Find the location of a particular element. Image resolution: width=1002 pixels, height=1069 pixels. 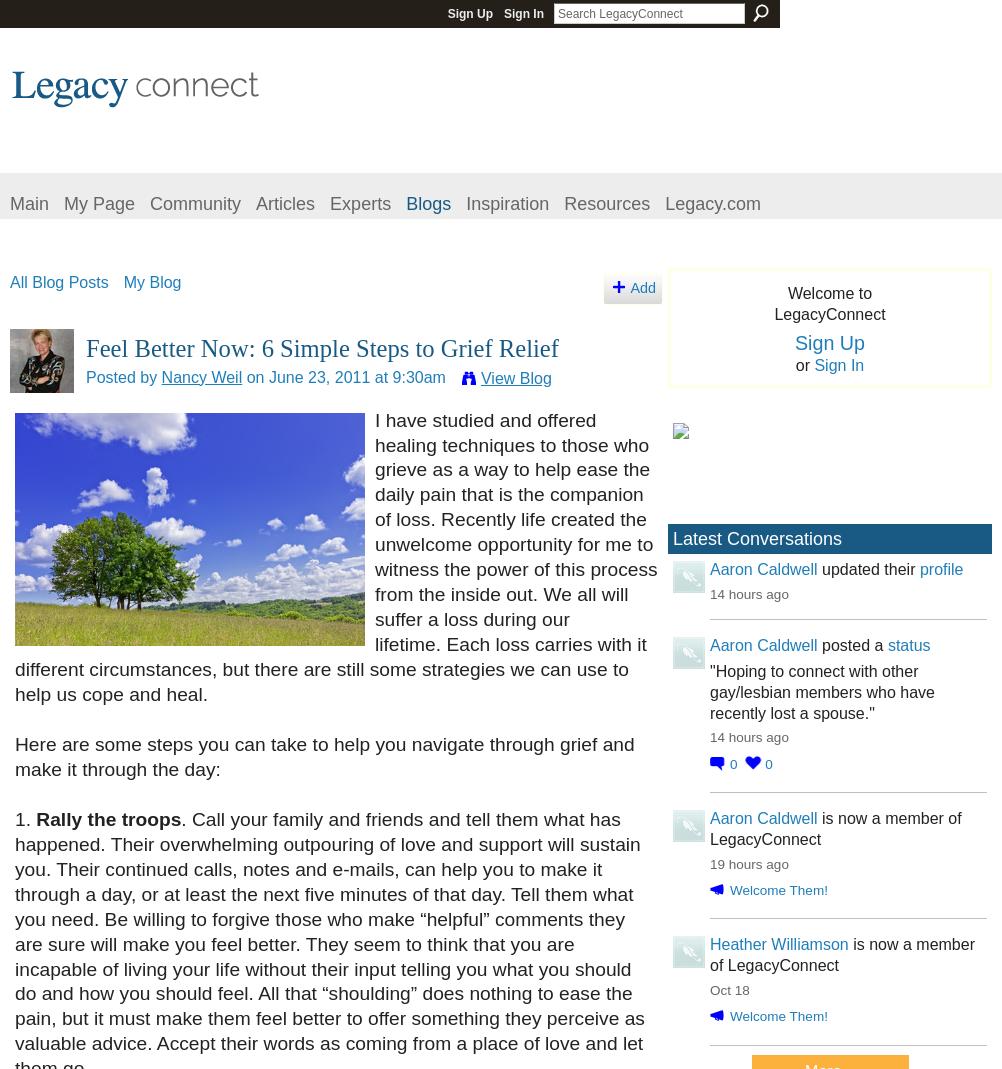

'"Hoping to connect with other gay/lesbian members who have recently lost a spouse."' is located at coordinates (821, 690).